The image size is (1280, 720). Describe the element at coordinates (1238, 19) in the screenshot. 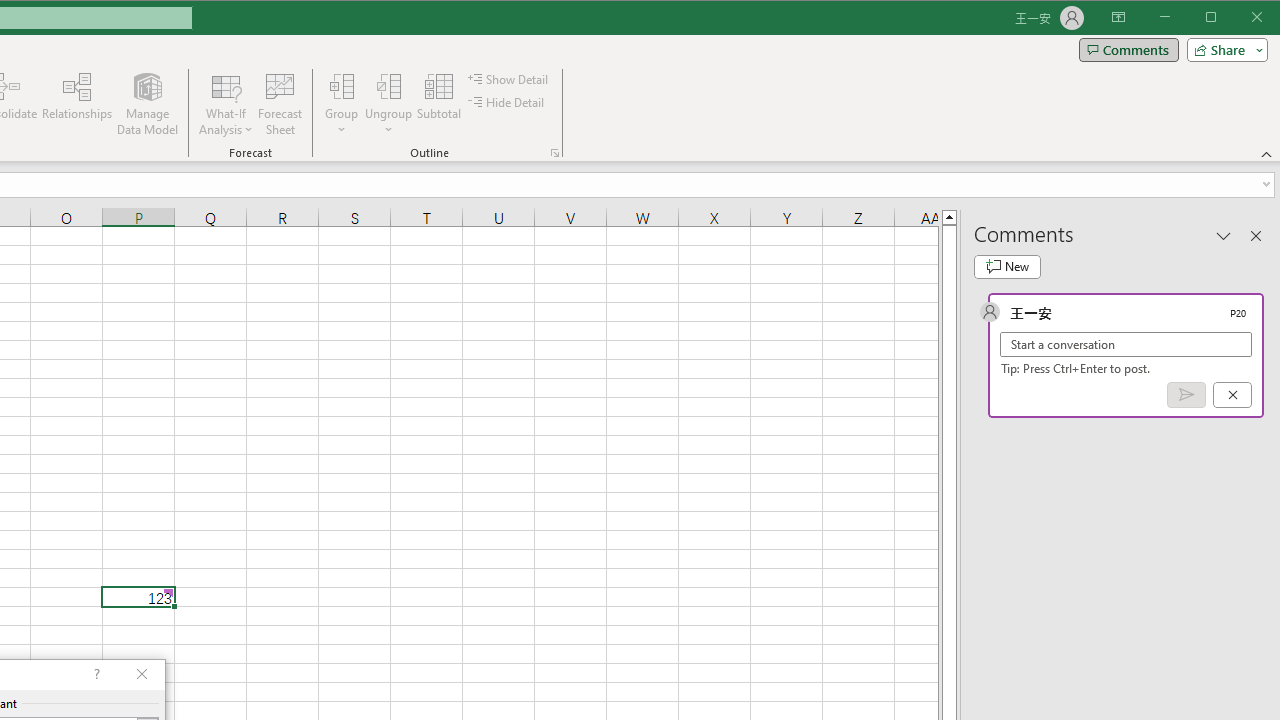

I see `'Maximize'` at that location.